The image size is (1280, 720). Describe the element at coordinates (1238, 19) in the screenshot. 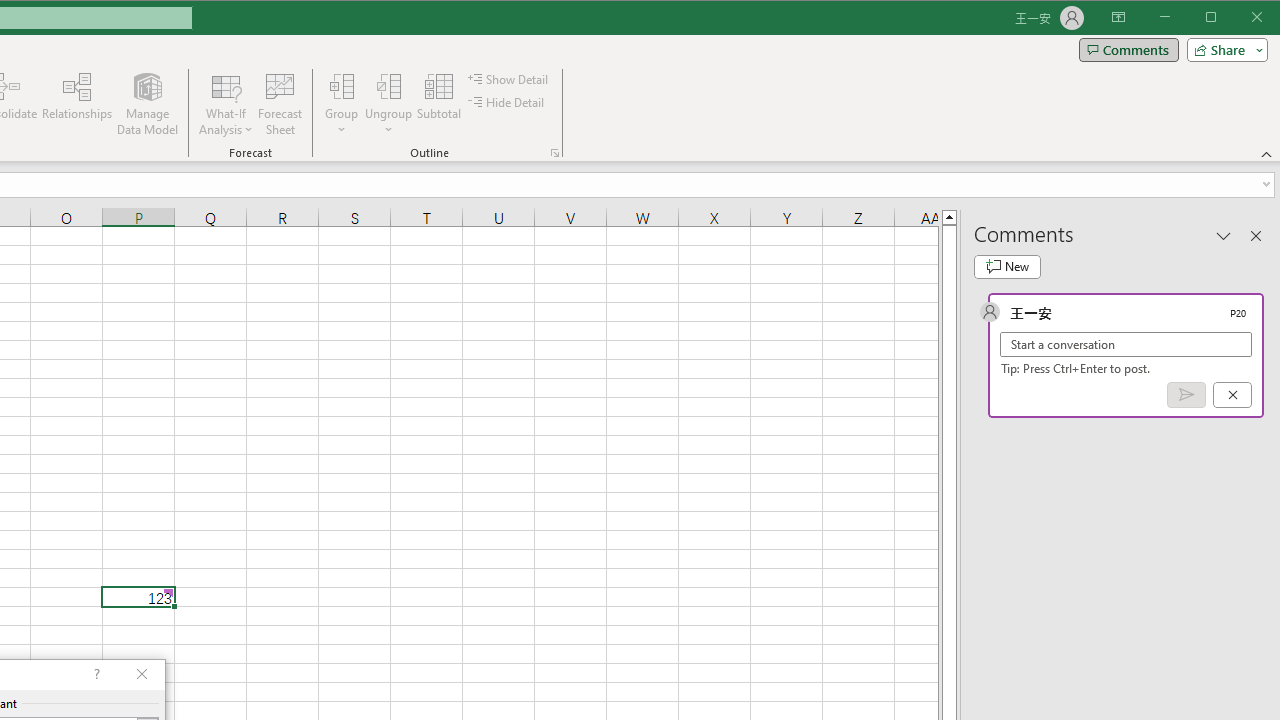

I see `'Maximize'` at that location.